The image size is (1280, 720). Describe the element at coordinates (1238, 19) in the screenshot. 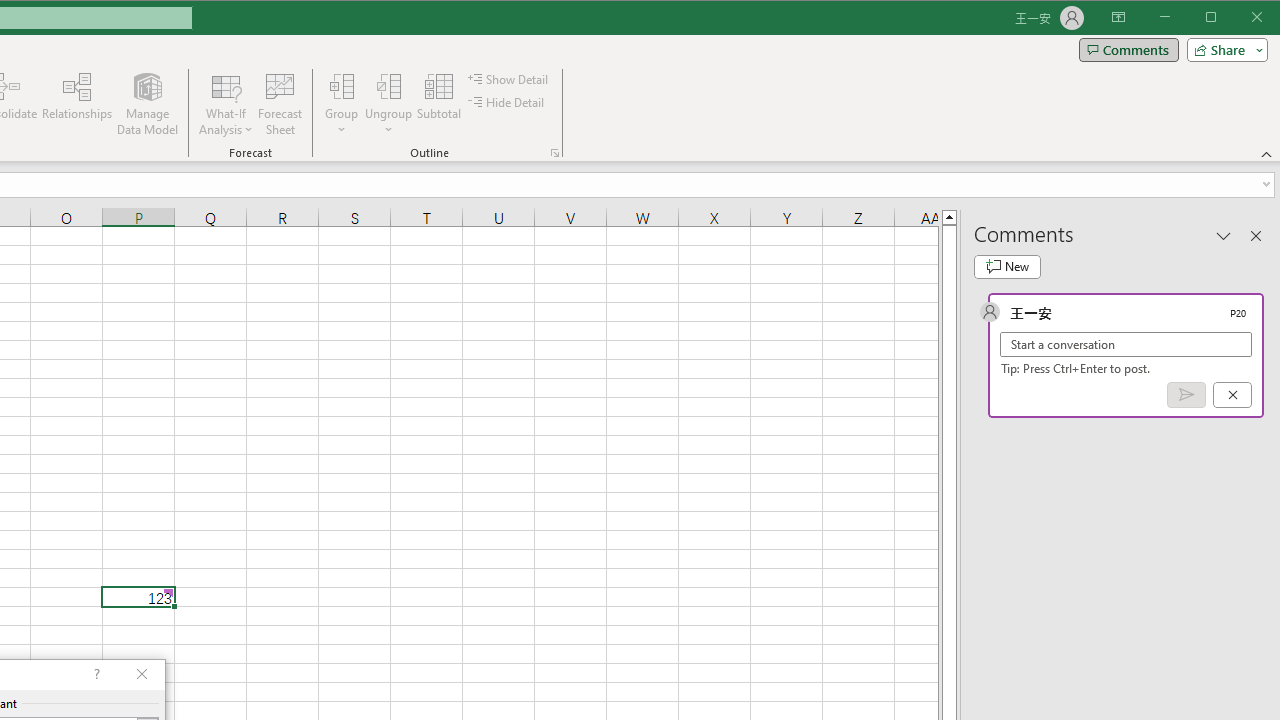

I see `'Maximize'` at that location.